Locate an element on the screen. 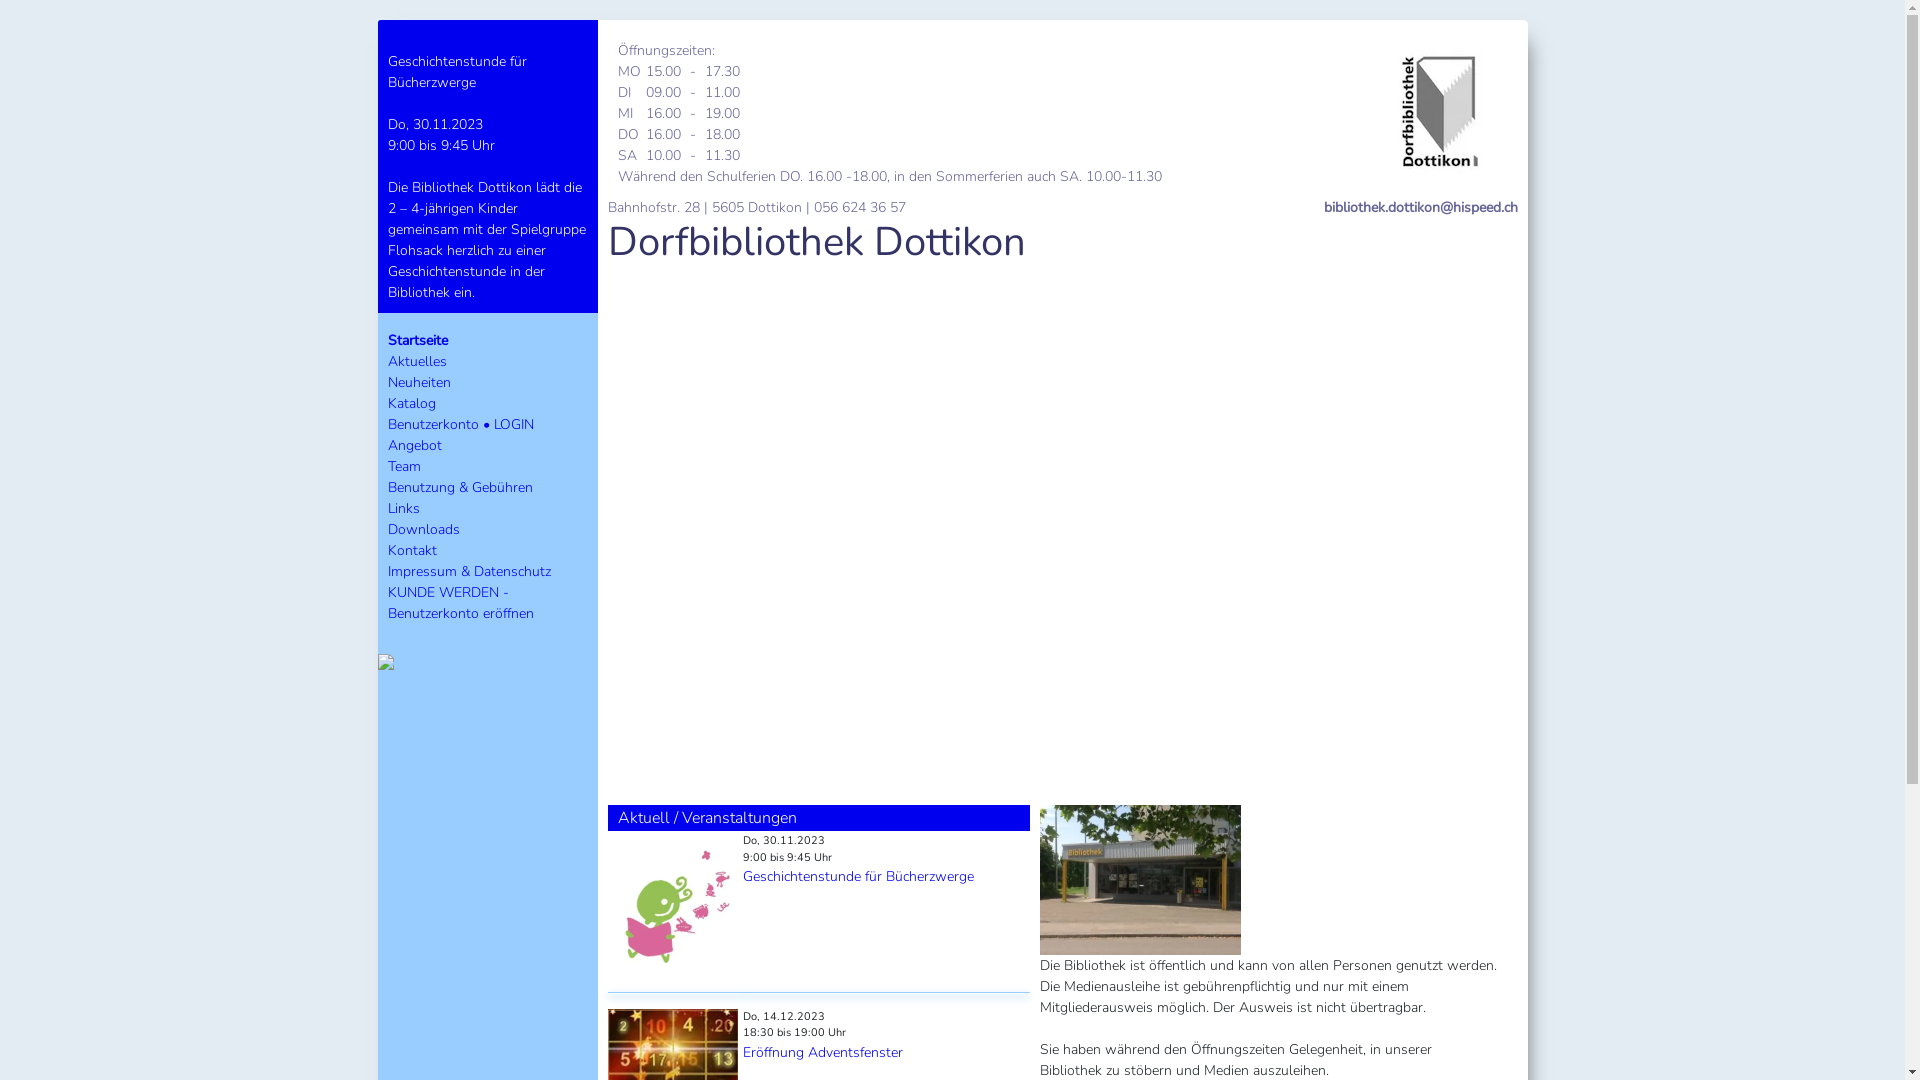 The image size is (1920, 1080). 'Neuheiten' is located at coordinates (418, 382).